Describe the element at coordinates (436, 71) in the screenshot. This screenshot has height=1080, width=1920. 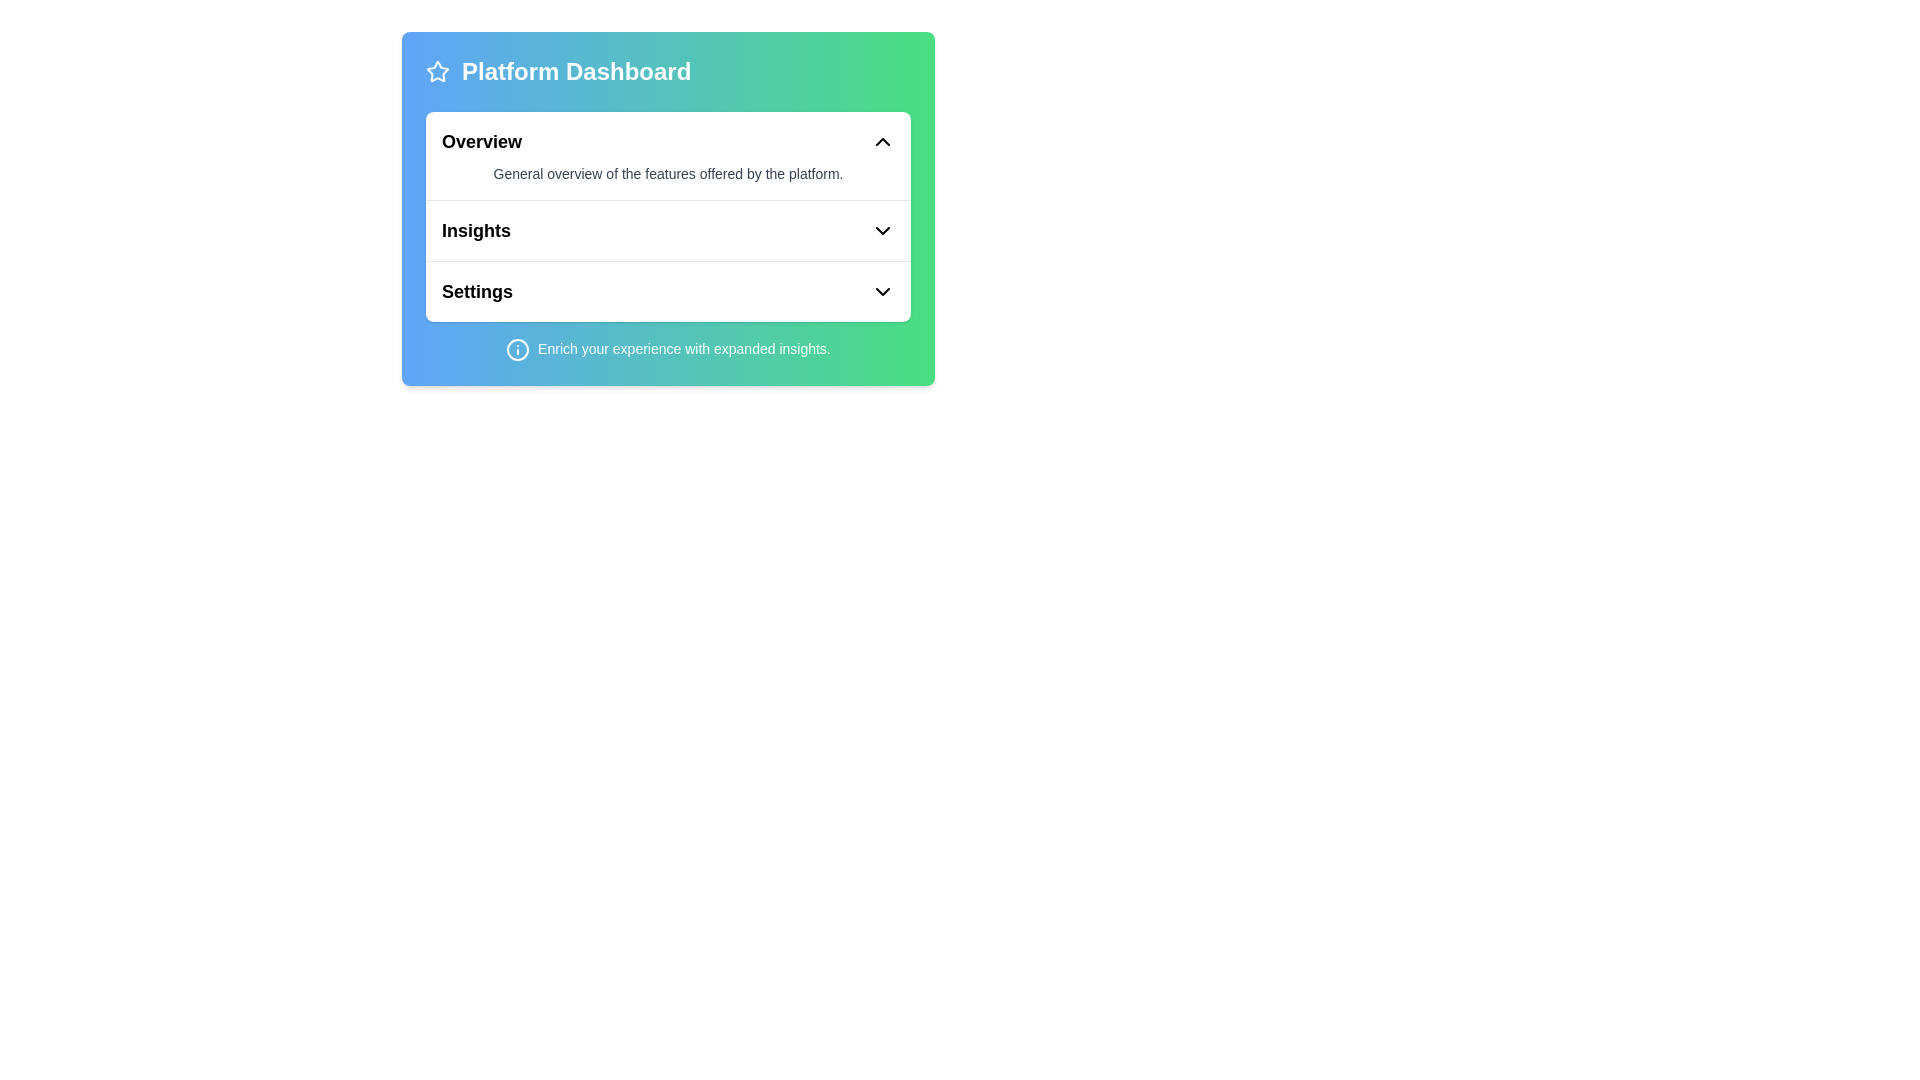
I see `the star-shaped icon with a white outline, located to the left of the text 'Platform Dashboard'` at that location.